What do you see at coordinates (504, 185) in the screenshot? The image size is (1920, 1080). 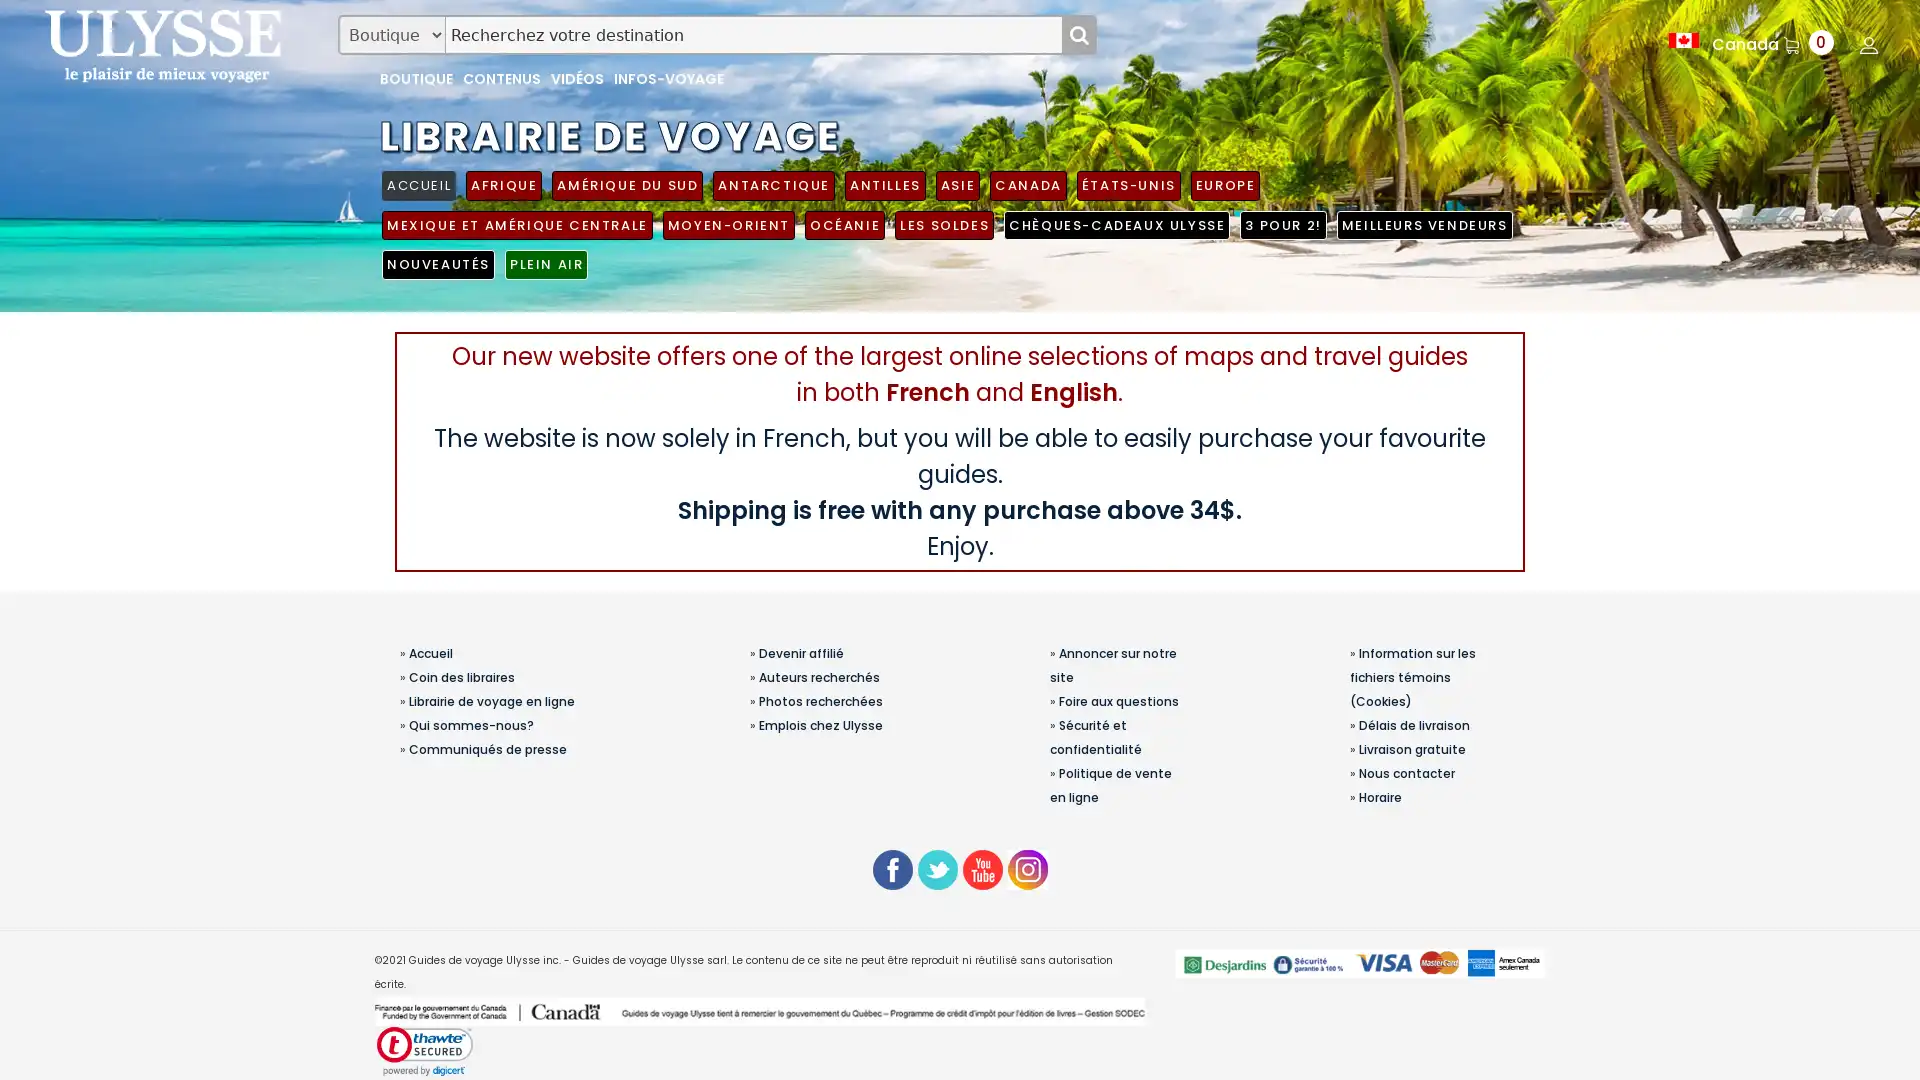 I see `AFRIQUE` at bounding box center [504, 185].